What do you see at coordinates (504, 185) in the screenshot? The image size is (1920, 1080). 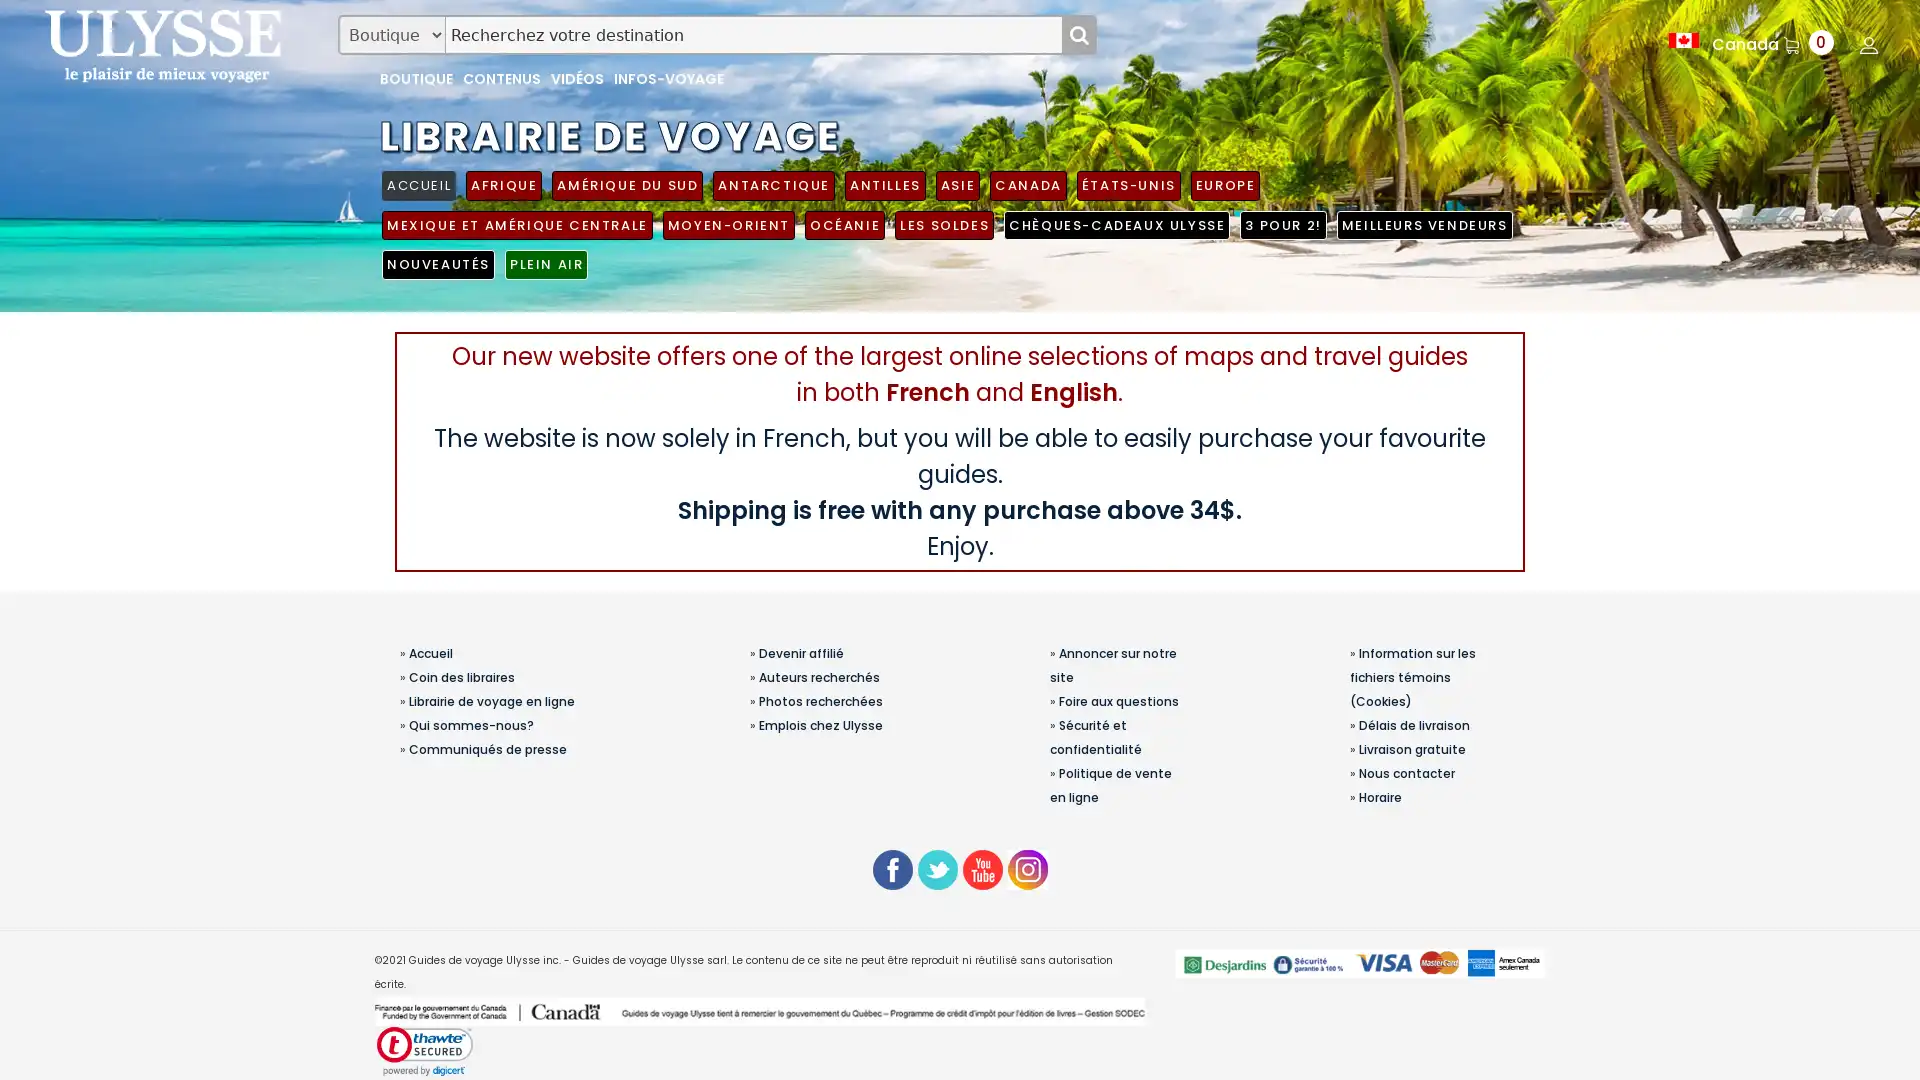 I see `AFRIQUE` at bounding box center [504, 185].